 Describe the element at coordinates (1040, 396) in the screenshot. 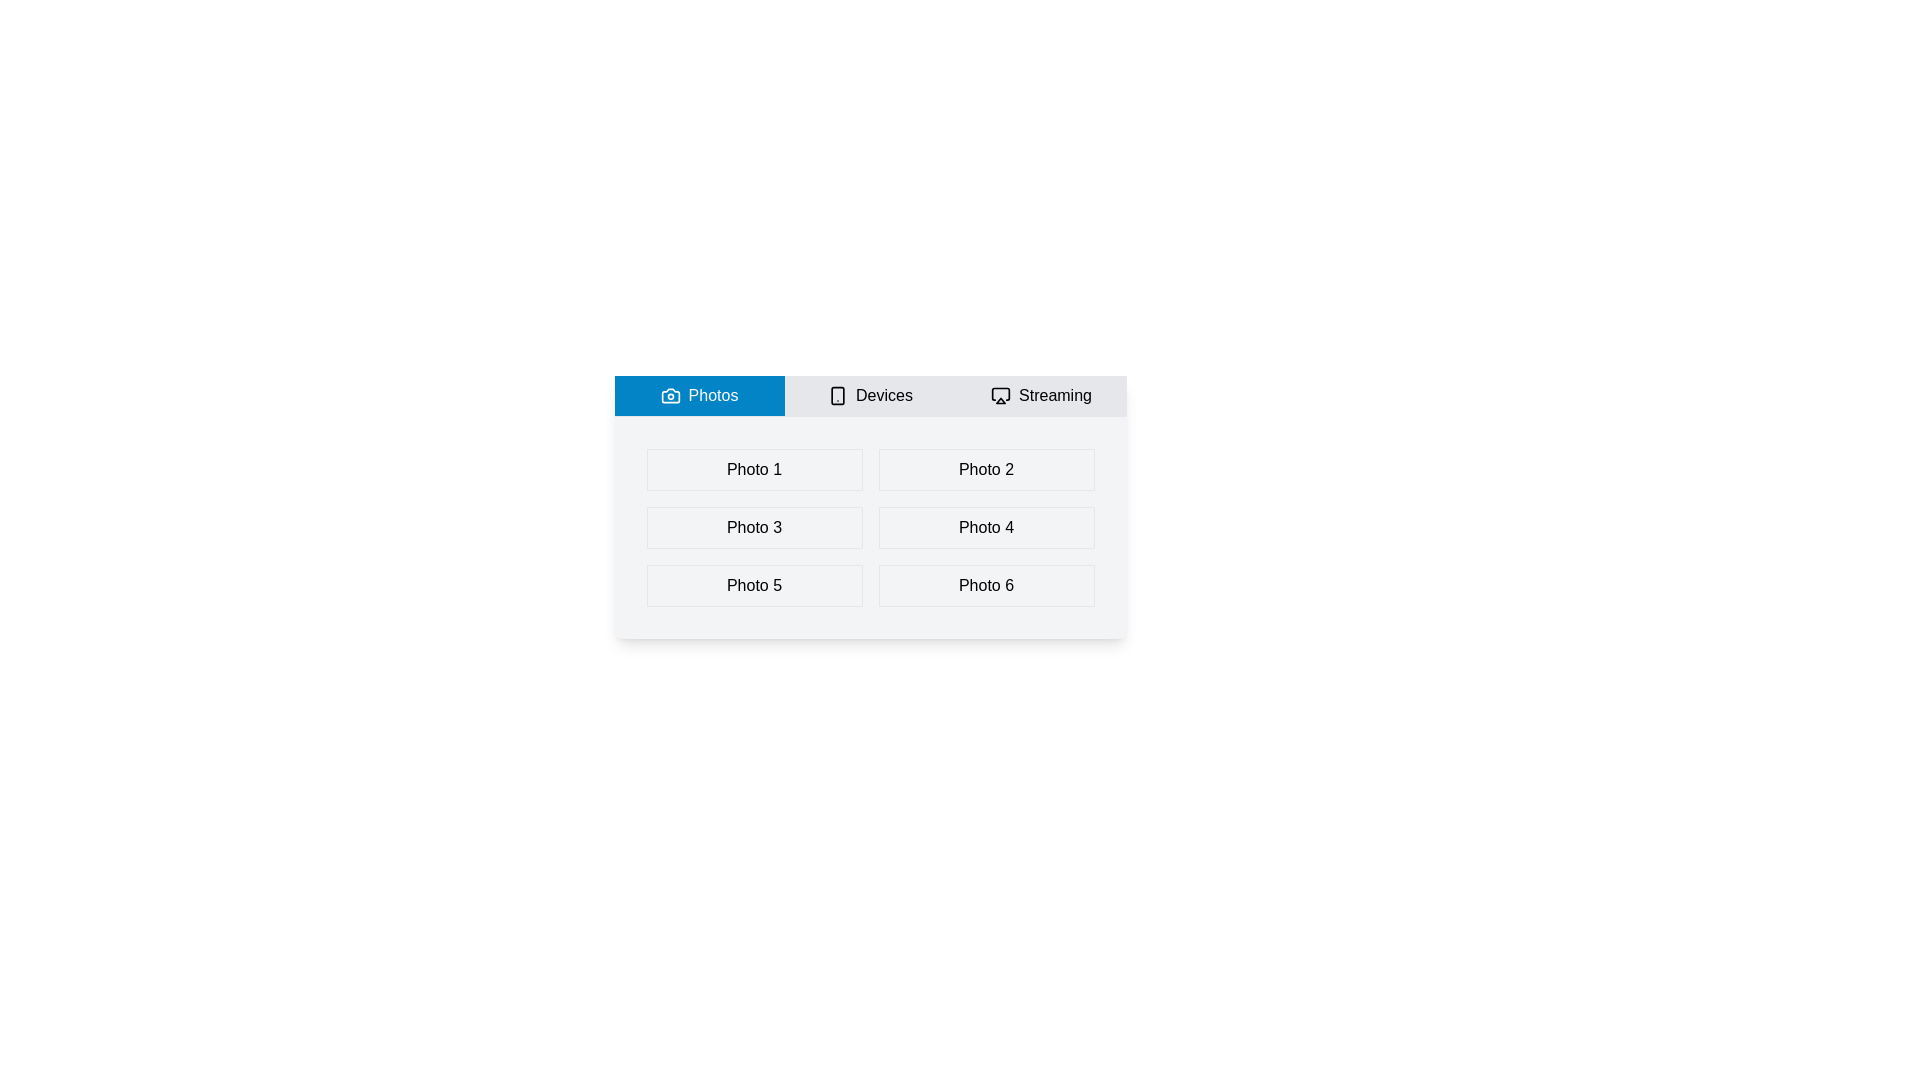

I see `the Streaming tab to view its content` at that location.